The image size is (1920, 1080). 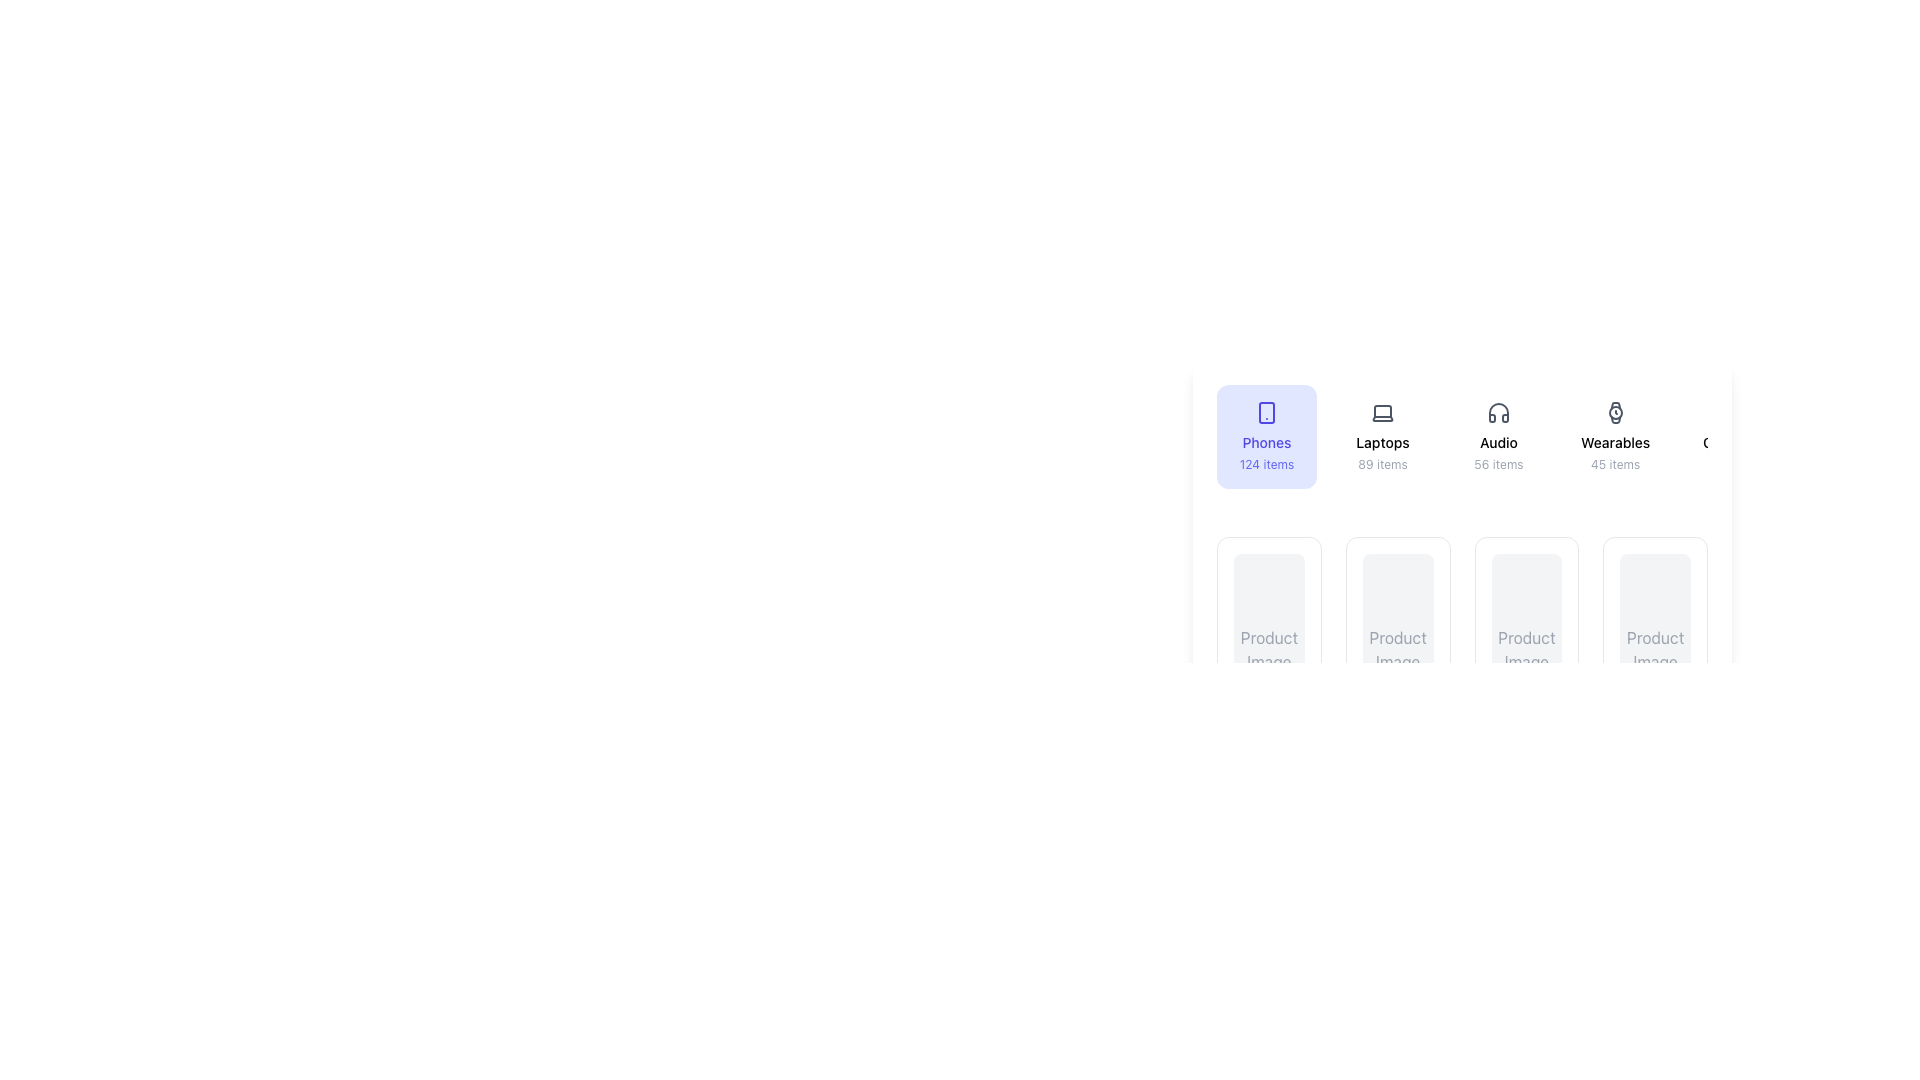 I want to click on the text label displaying '124 items' in small indigo font, located at the bottom of the 'Phones' category card, so click(x=1266, y=465).